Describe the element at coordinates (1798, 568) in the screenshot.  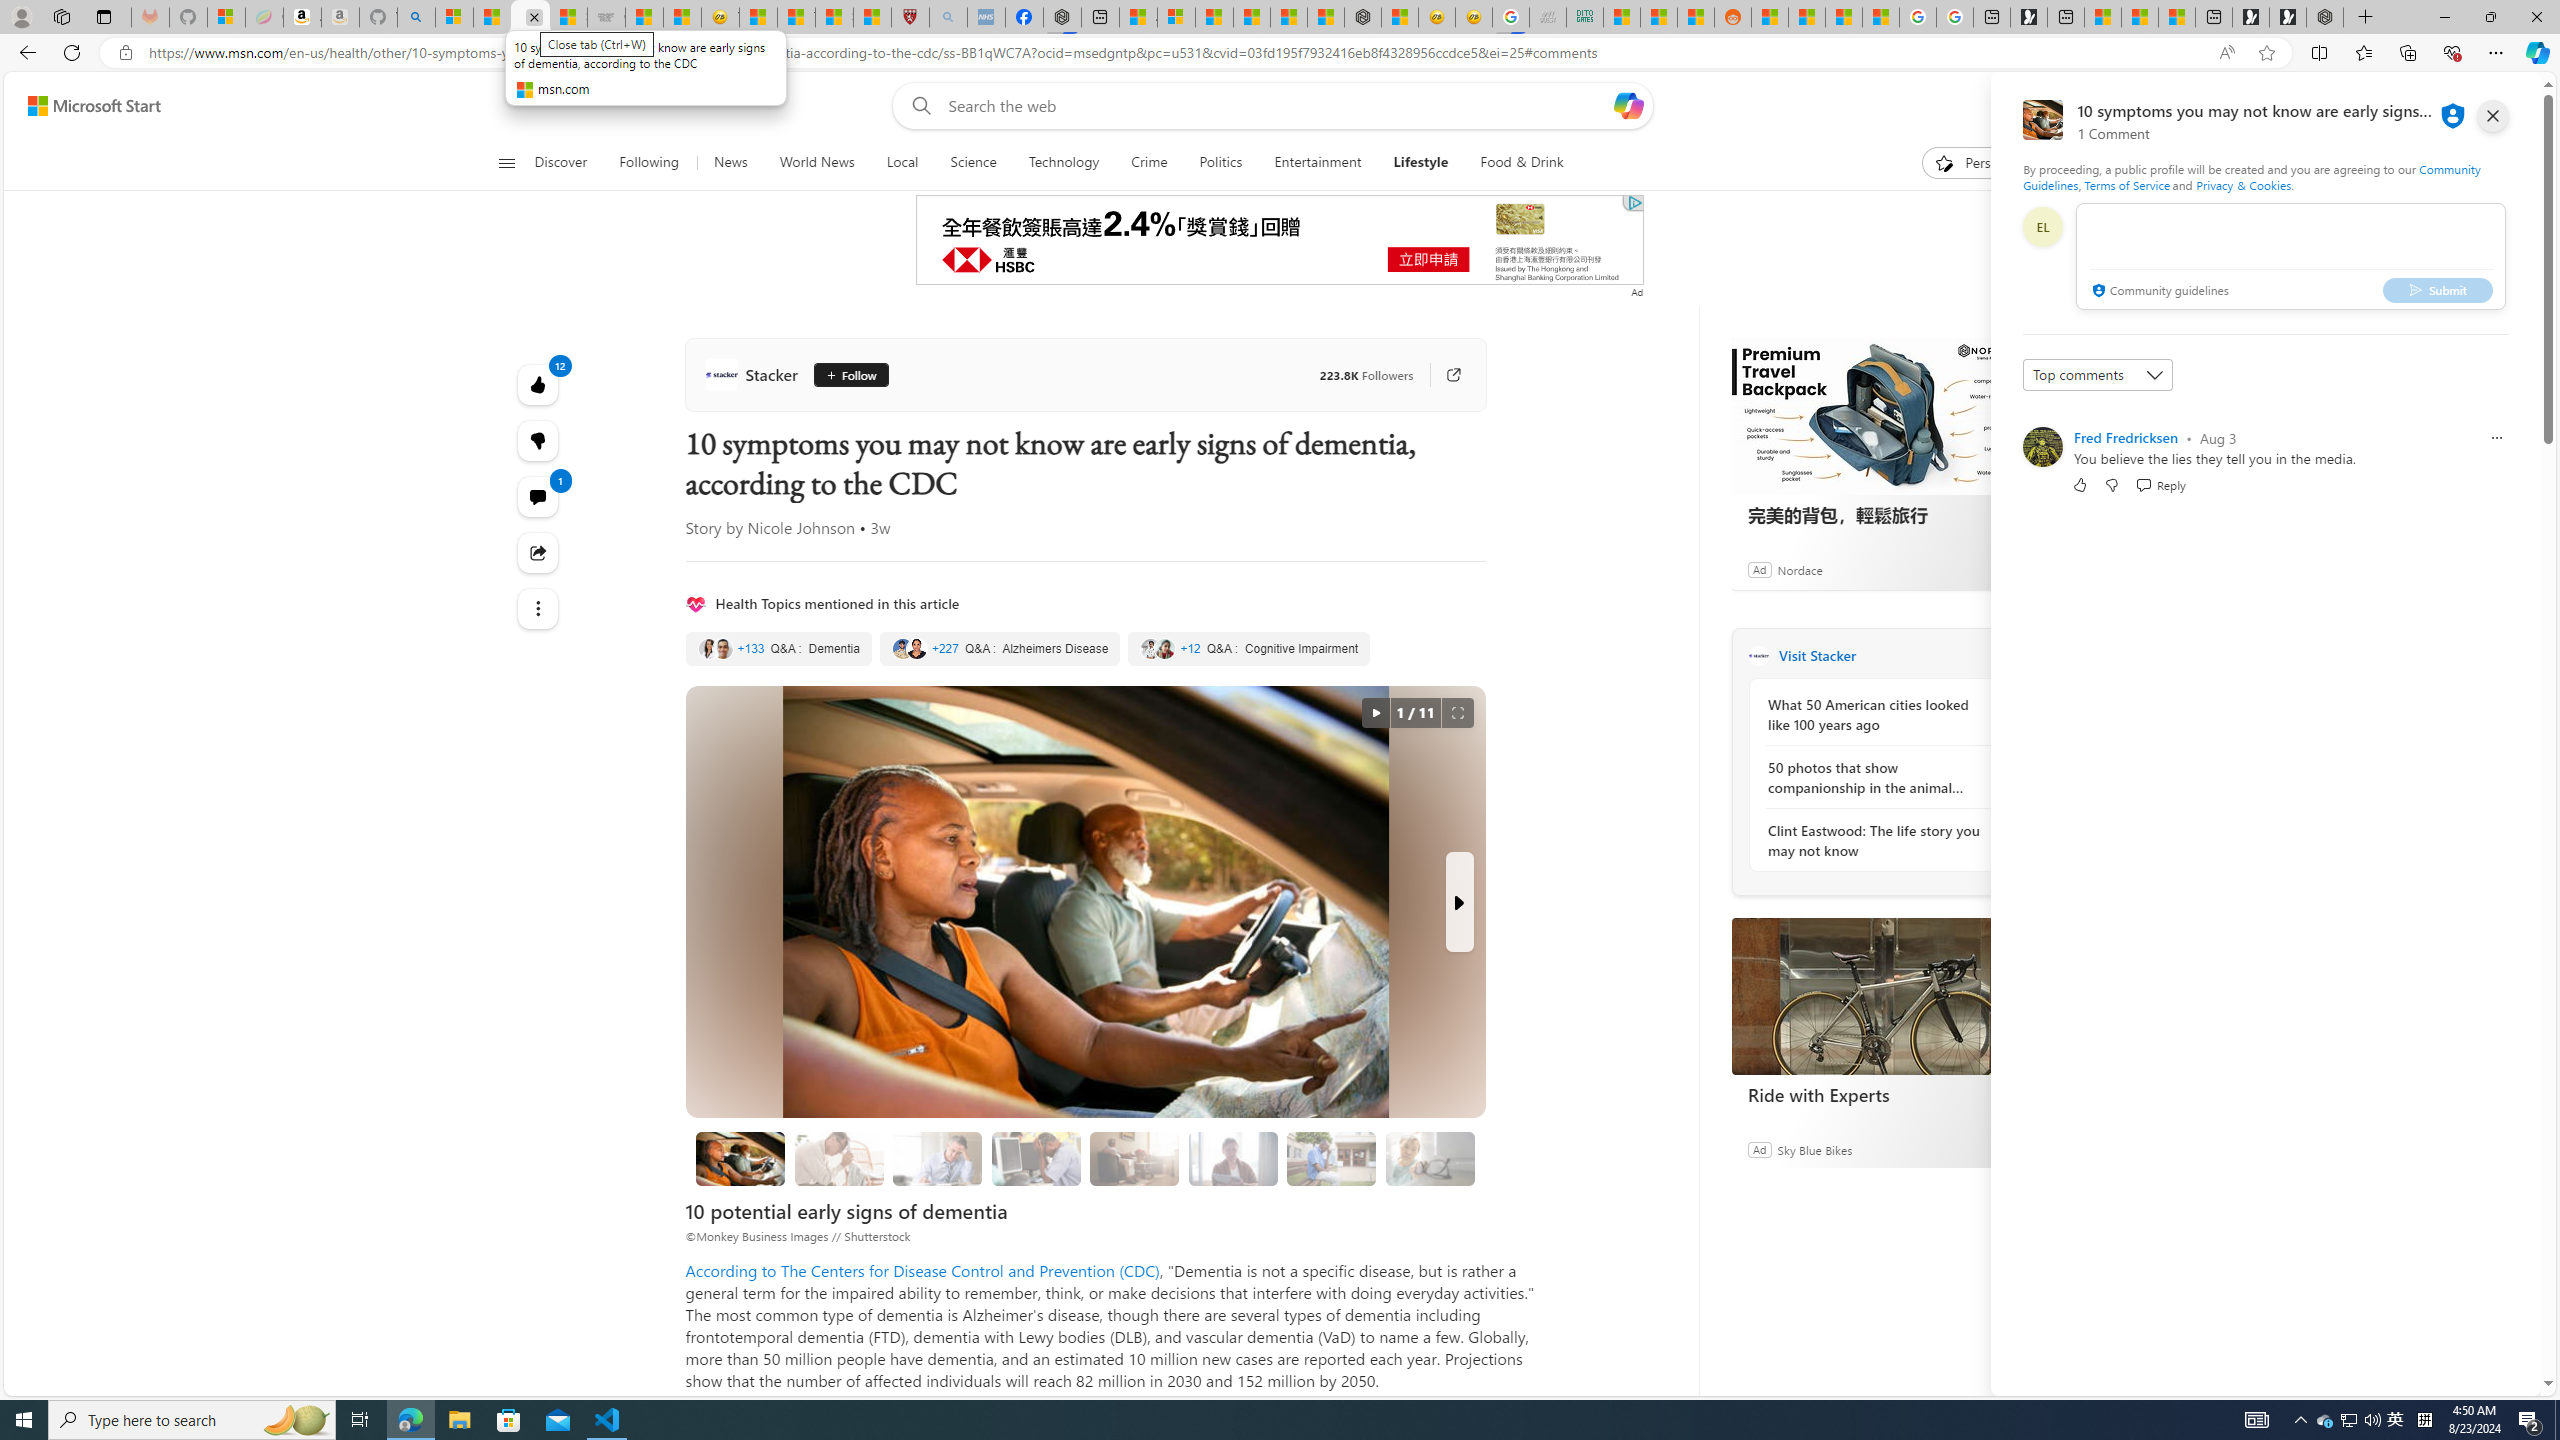
I see `'Nordace'` at that location.